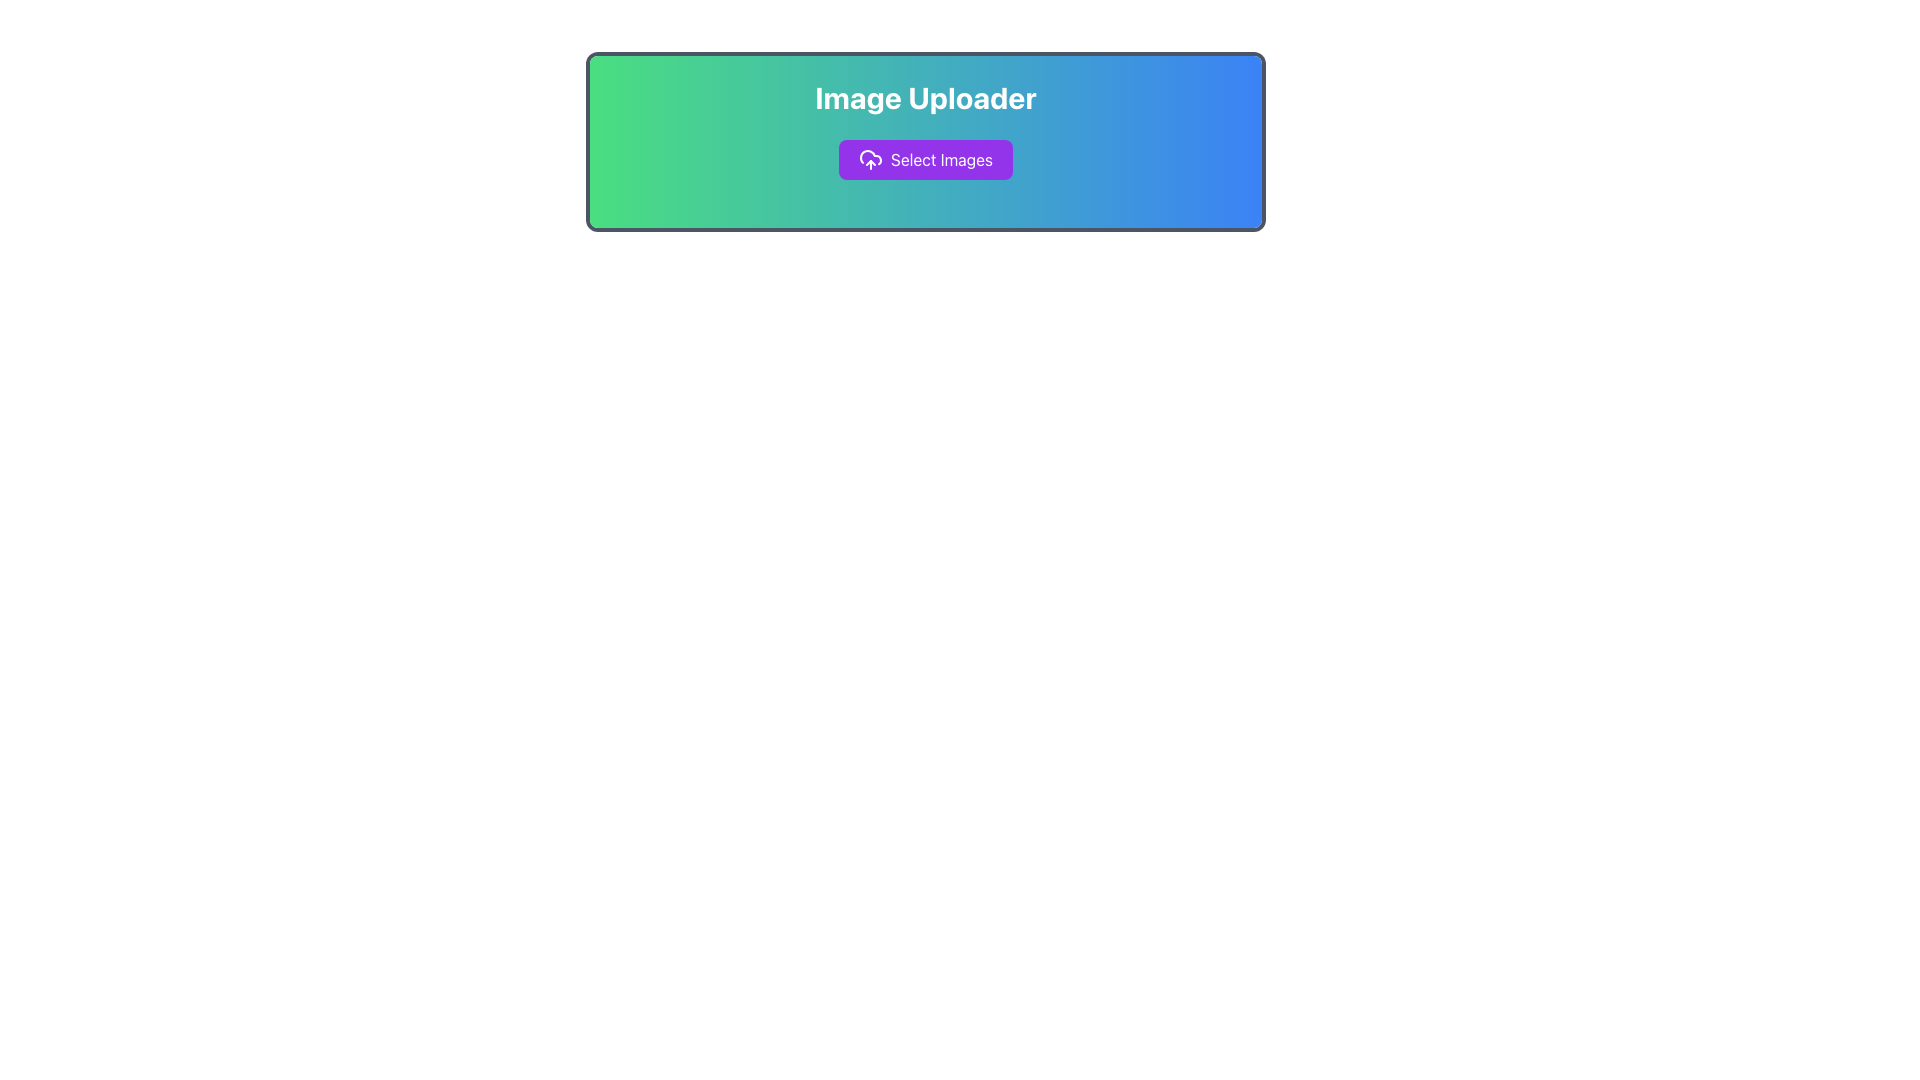 This screenshot has height=1080, width=1920. I want to click on the cloud upload icon located to the left of the 'Select Images' text within the purple button, so click(870, 158).